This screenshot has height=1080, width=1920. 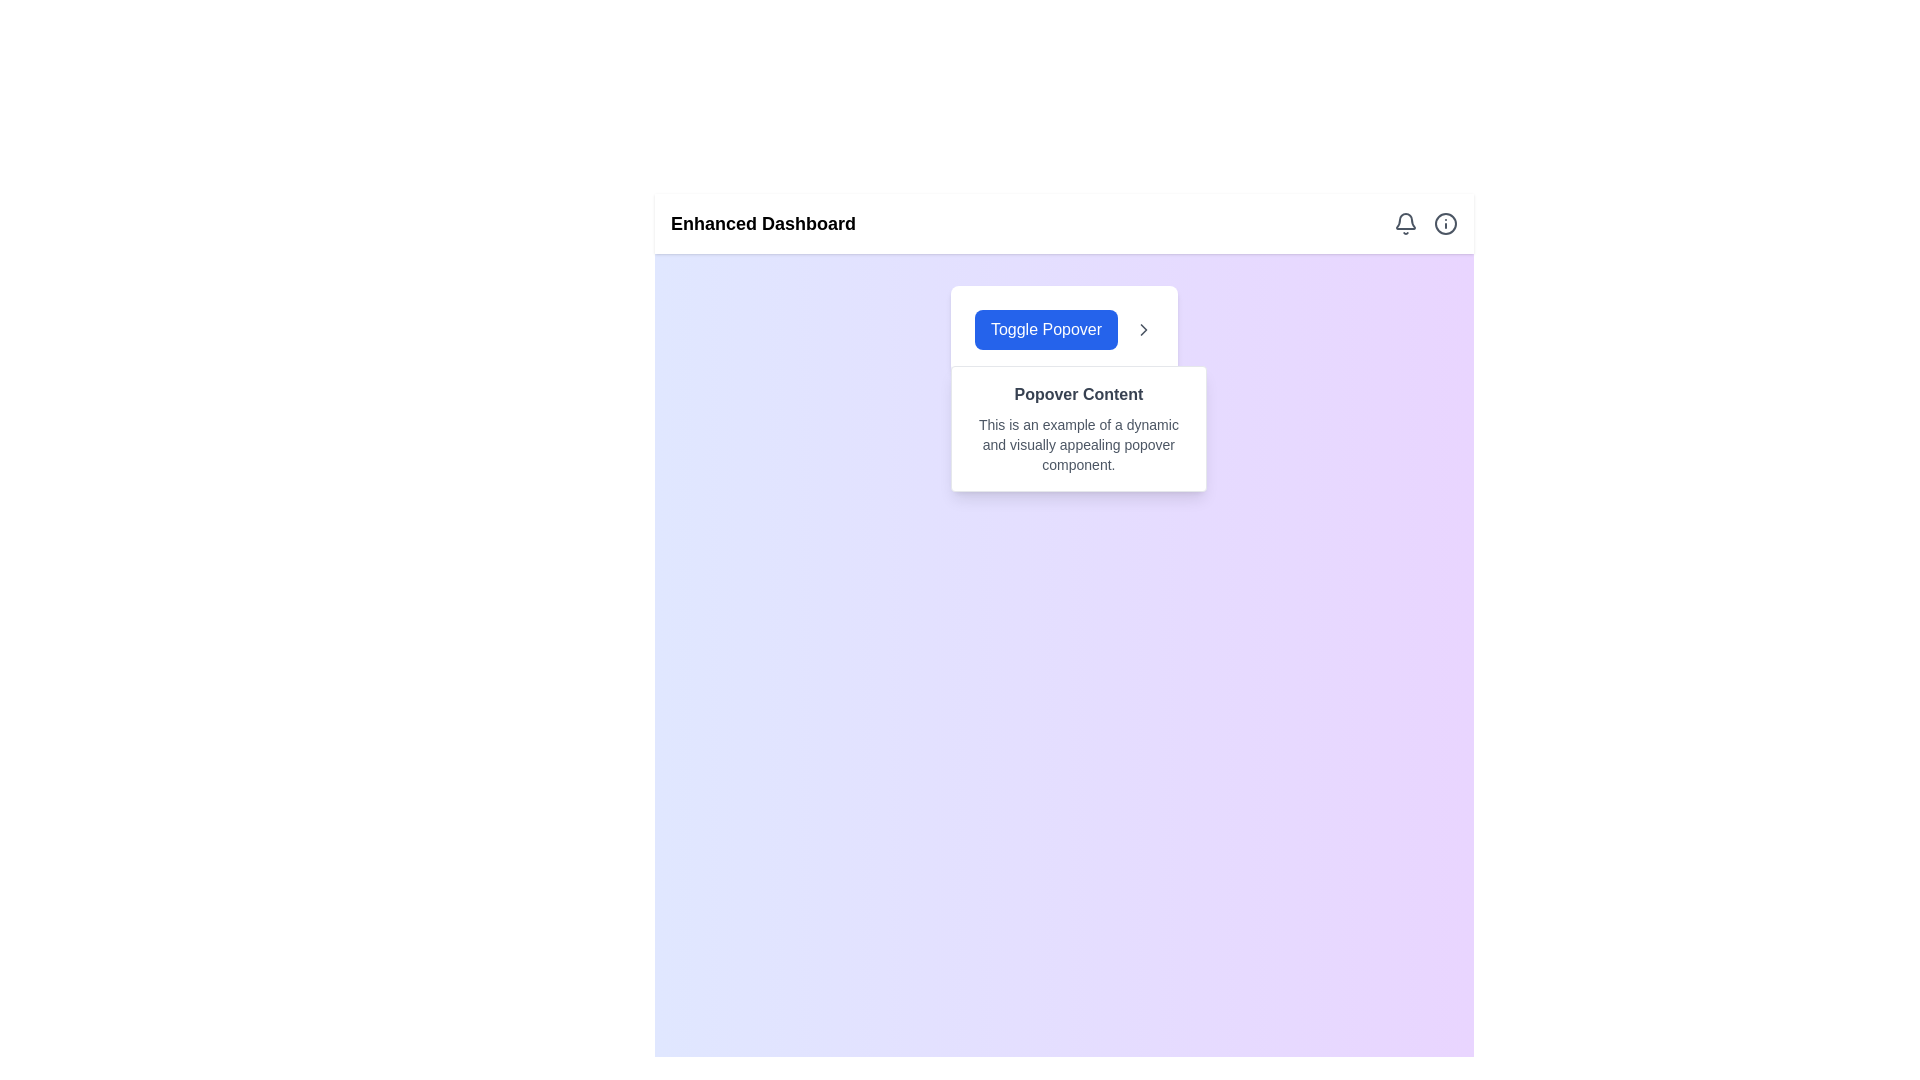 I want to click on the rightward-pointing chevron arrow icon, so click(x=1144, y=329).